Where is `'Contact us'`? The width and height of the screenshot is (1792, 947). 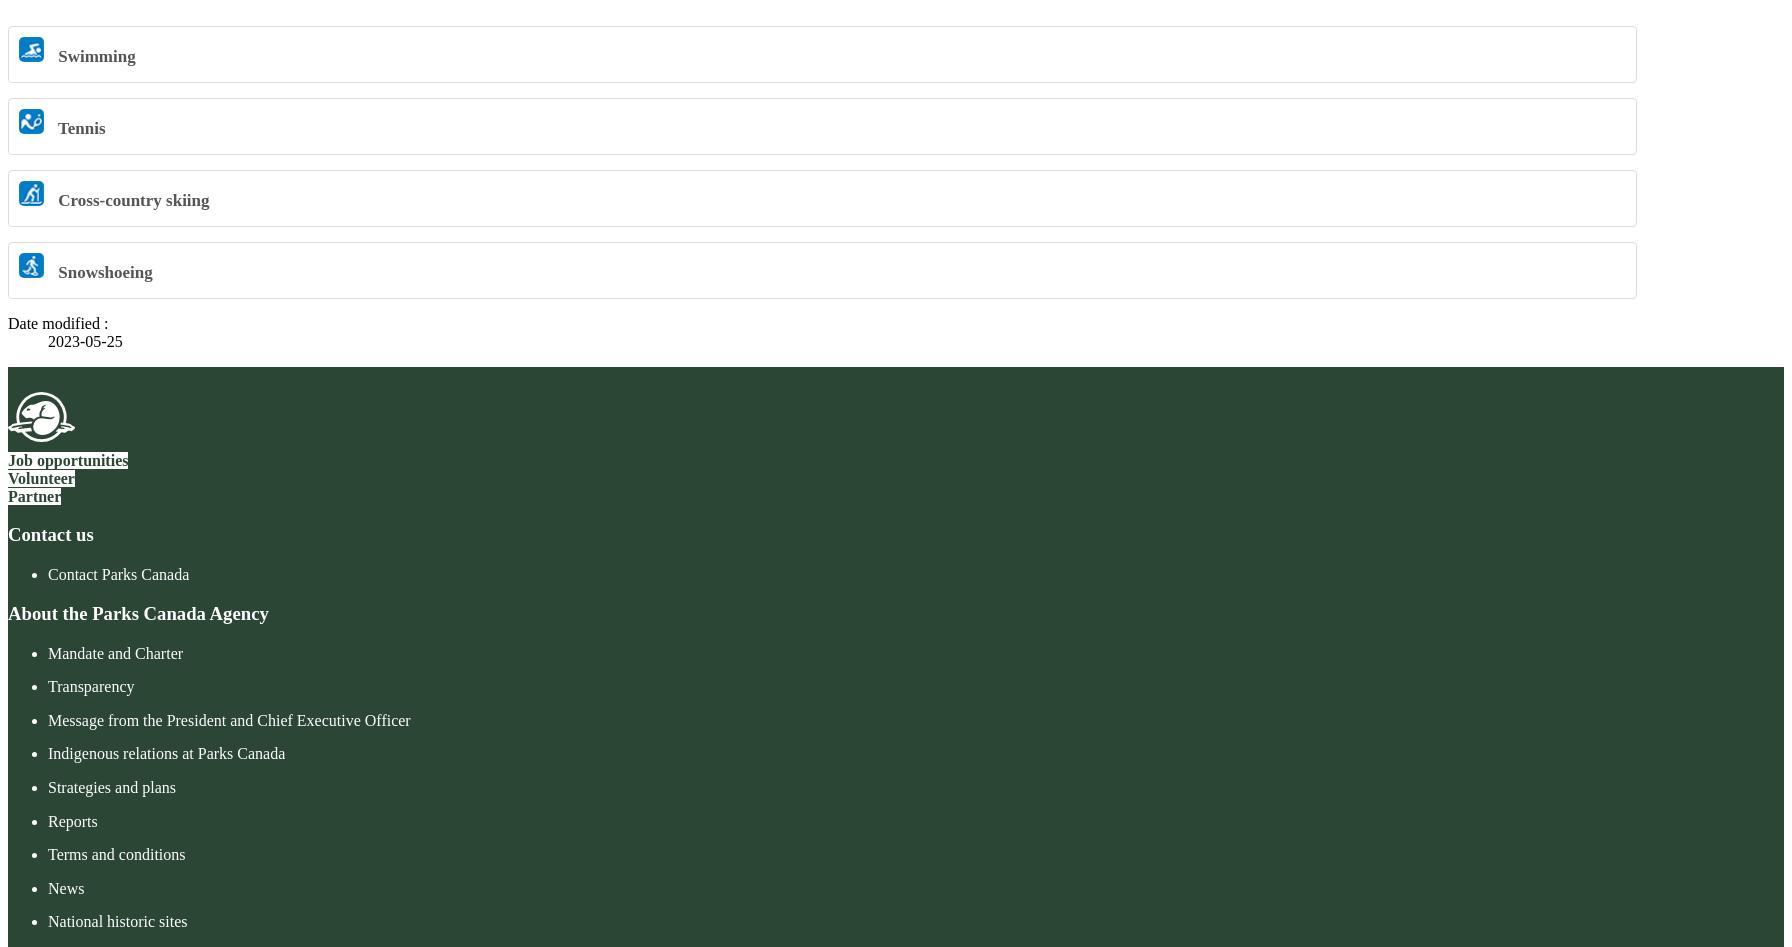
'Contact us' is located at coordinates (50, 533).